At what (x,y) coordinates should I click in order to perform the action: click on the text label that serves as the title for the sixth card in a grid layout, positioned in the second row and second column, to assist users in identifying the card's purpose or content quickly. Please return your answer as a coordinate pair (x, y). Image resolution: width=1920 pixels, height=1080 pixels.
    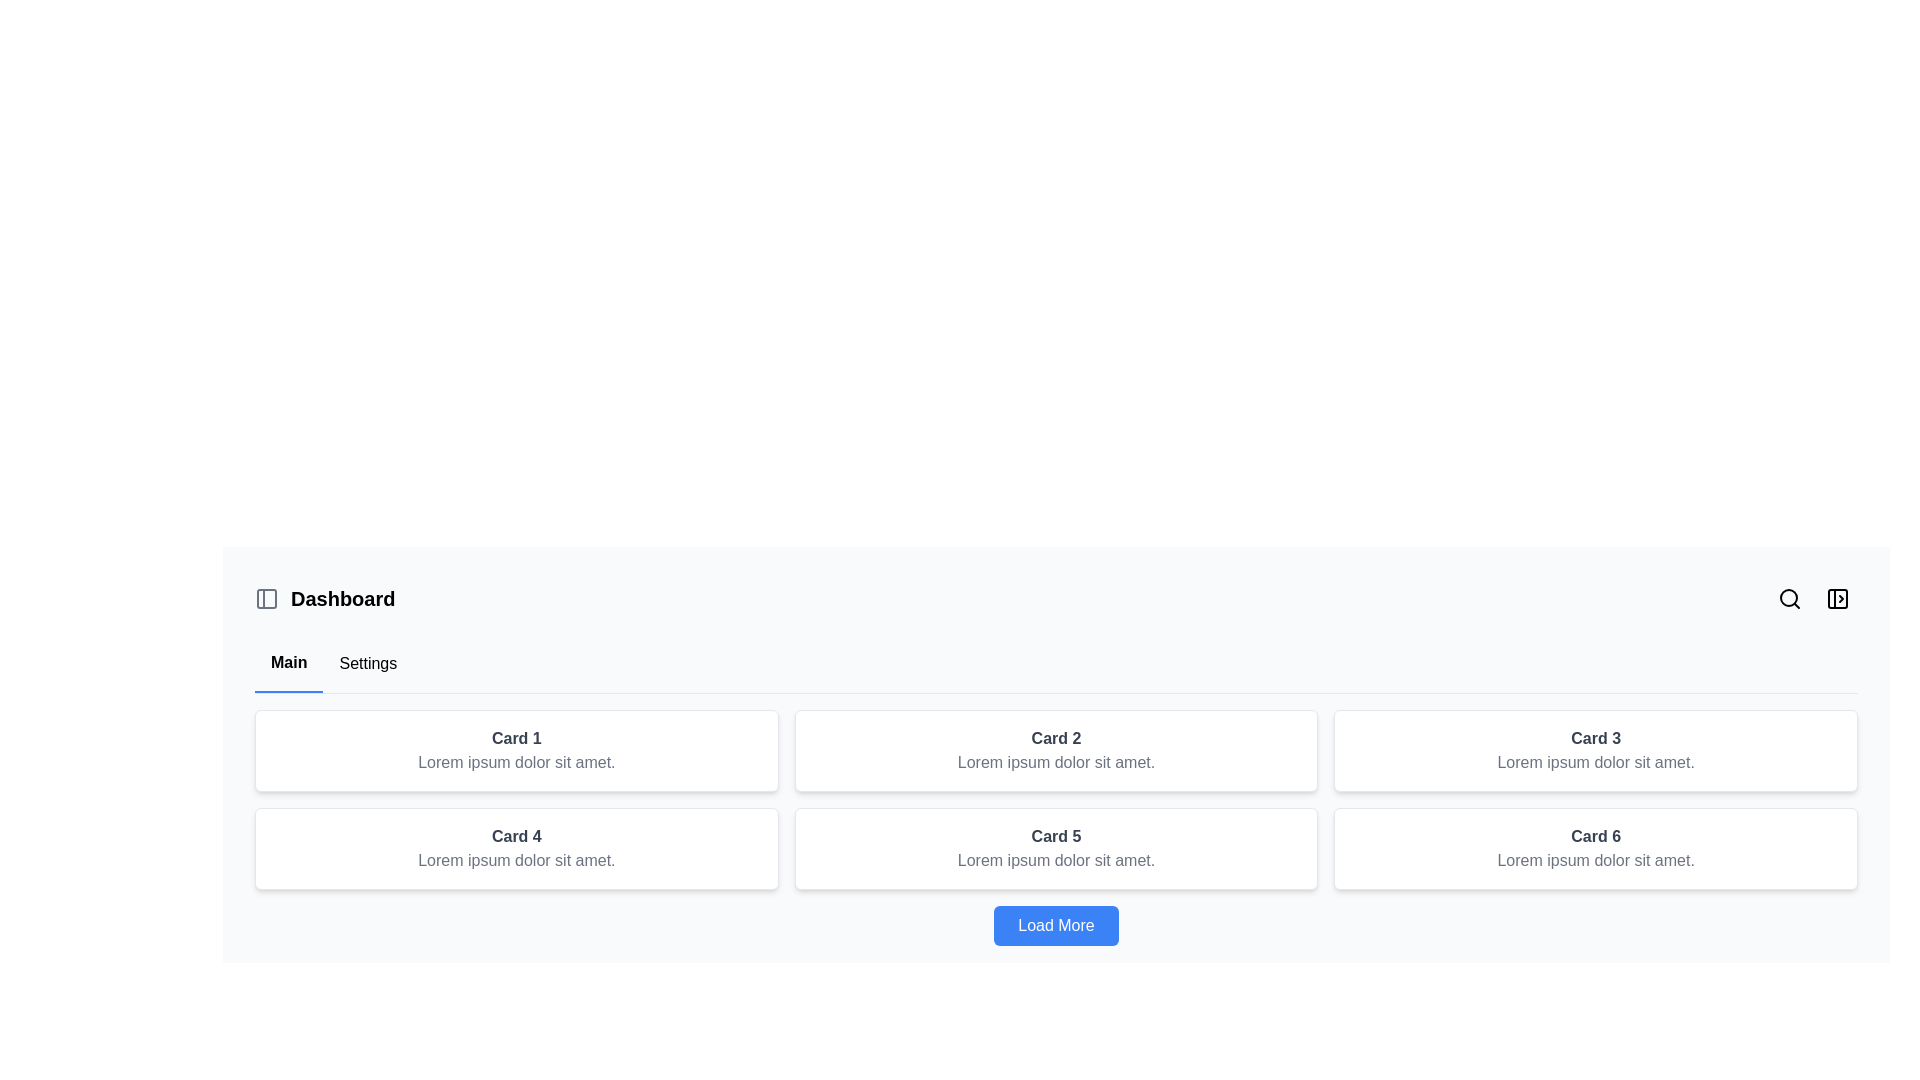
    Looking at the image, I should click on (1595, 837).